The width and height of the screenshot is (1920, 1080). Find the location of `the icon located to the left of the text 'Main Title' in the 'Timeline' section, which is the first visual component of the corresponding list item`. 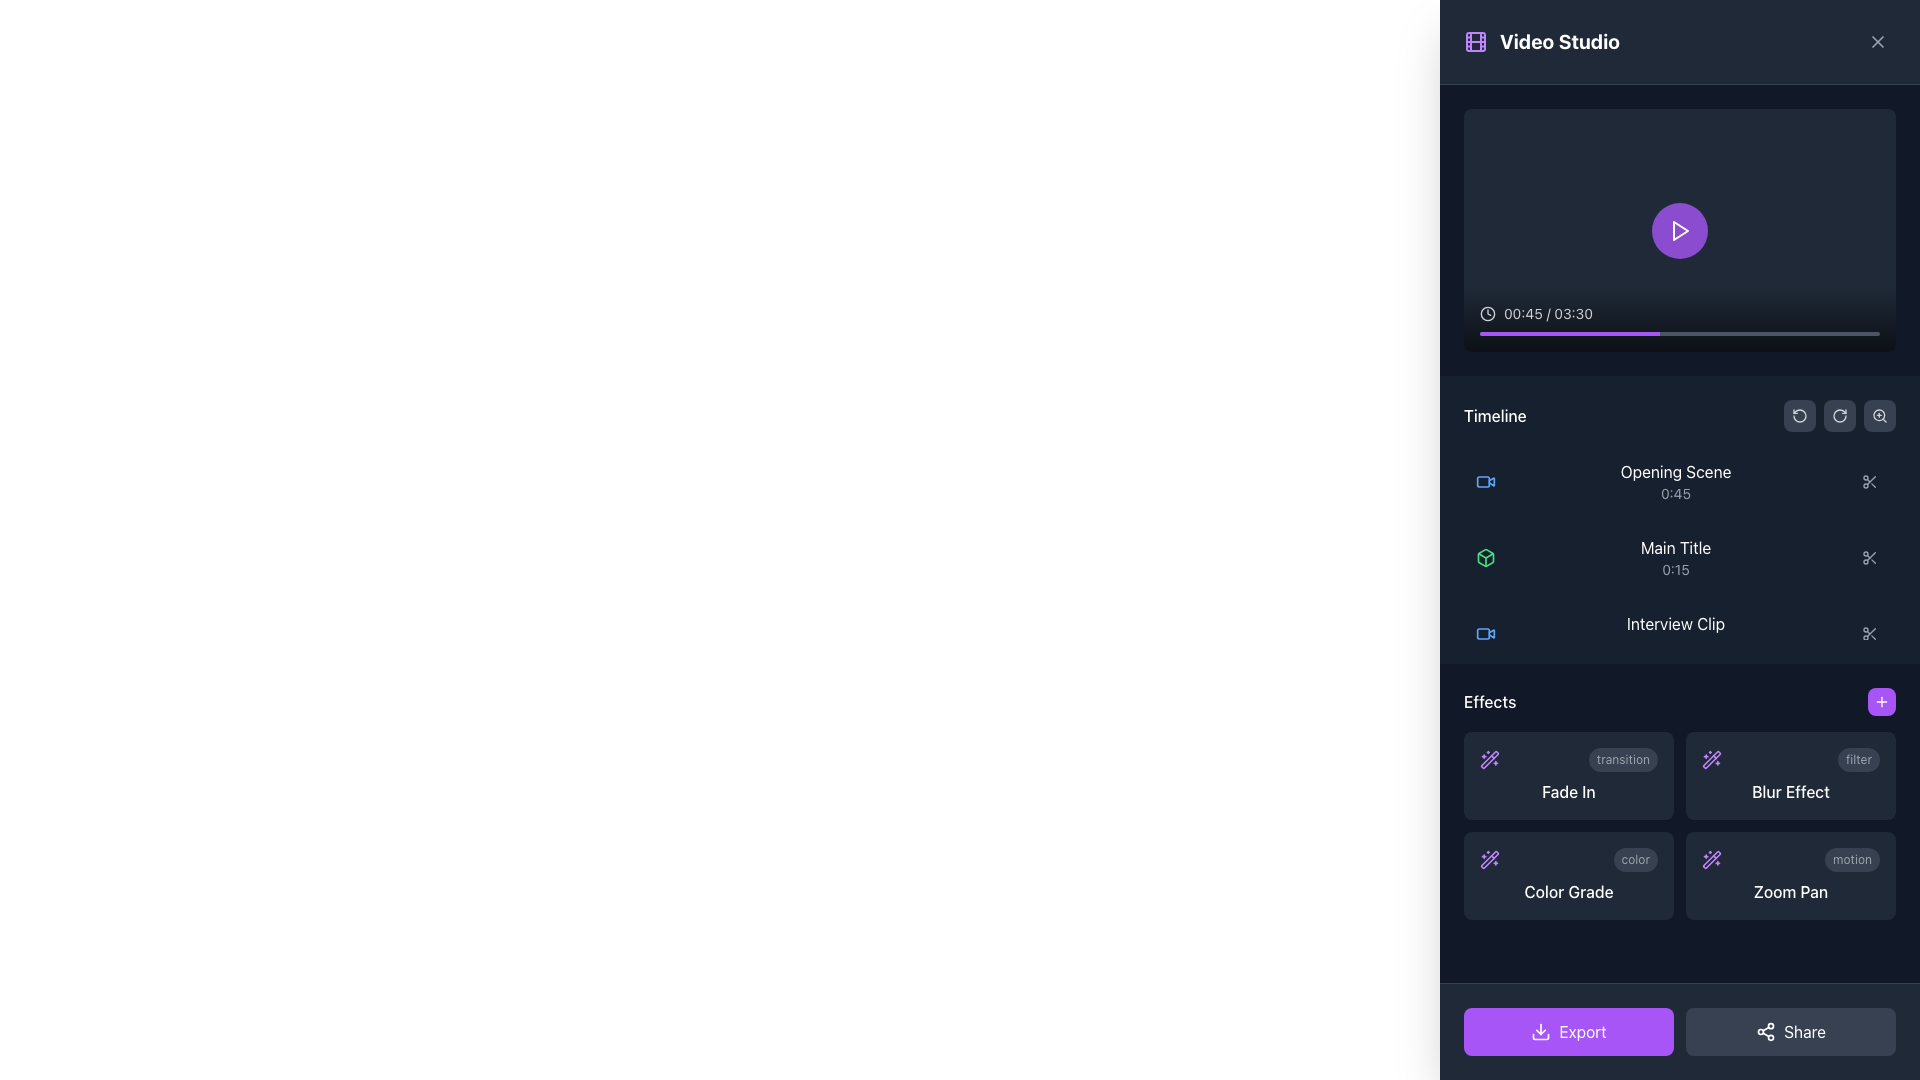

the icon located to the left of the text 'Main Title' in the 'Timeline' section, which is the first visual component of the corresponding list item is located at coordinates (1486, 558).